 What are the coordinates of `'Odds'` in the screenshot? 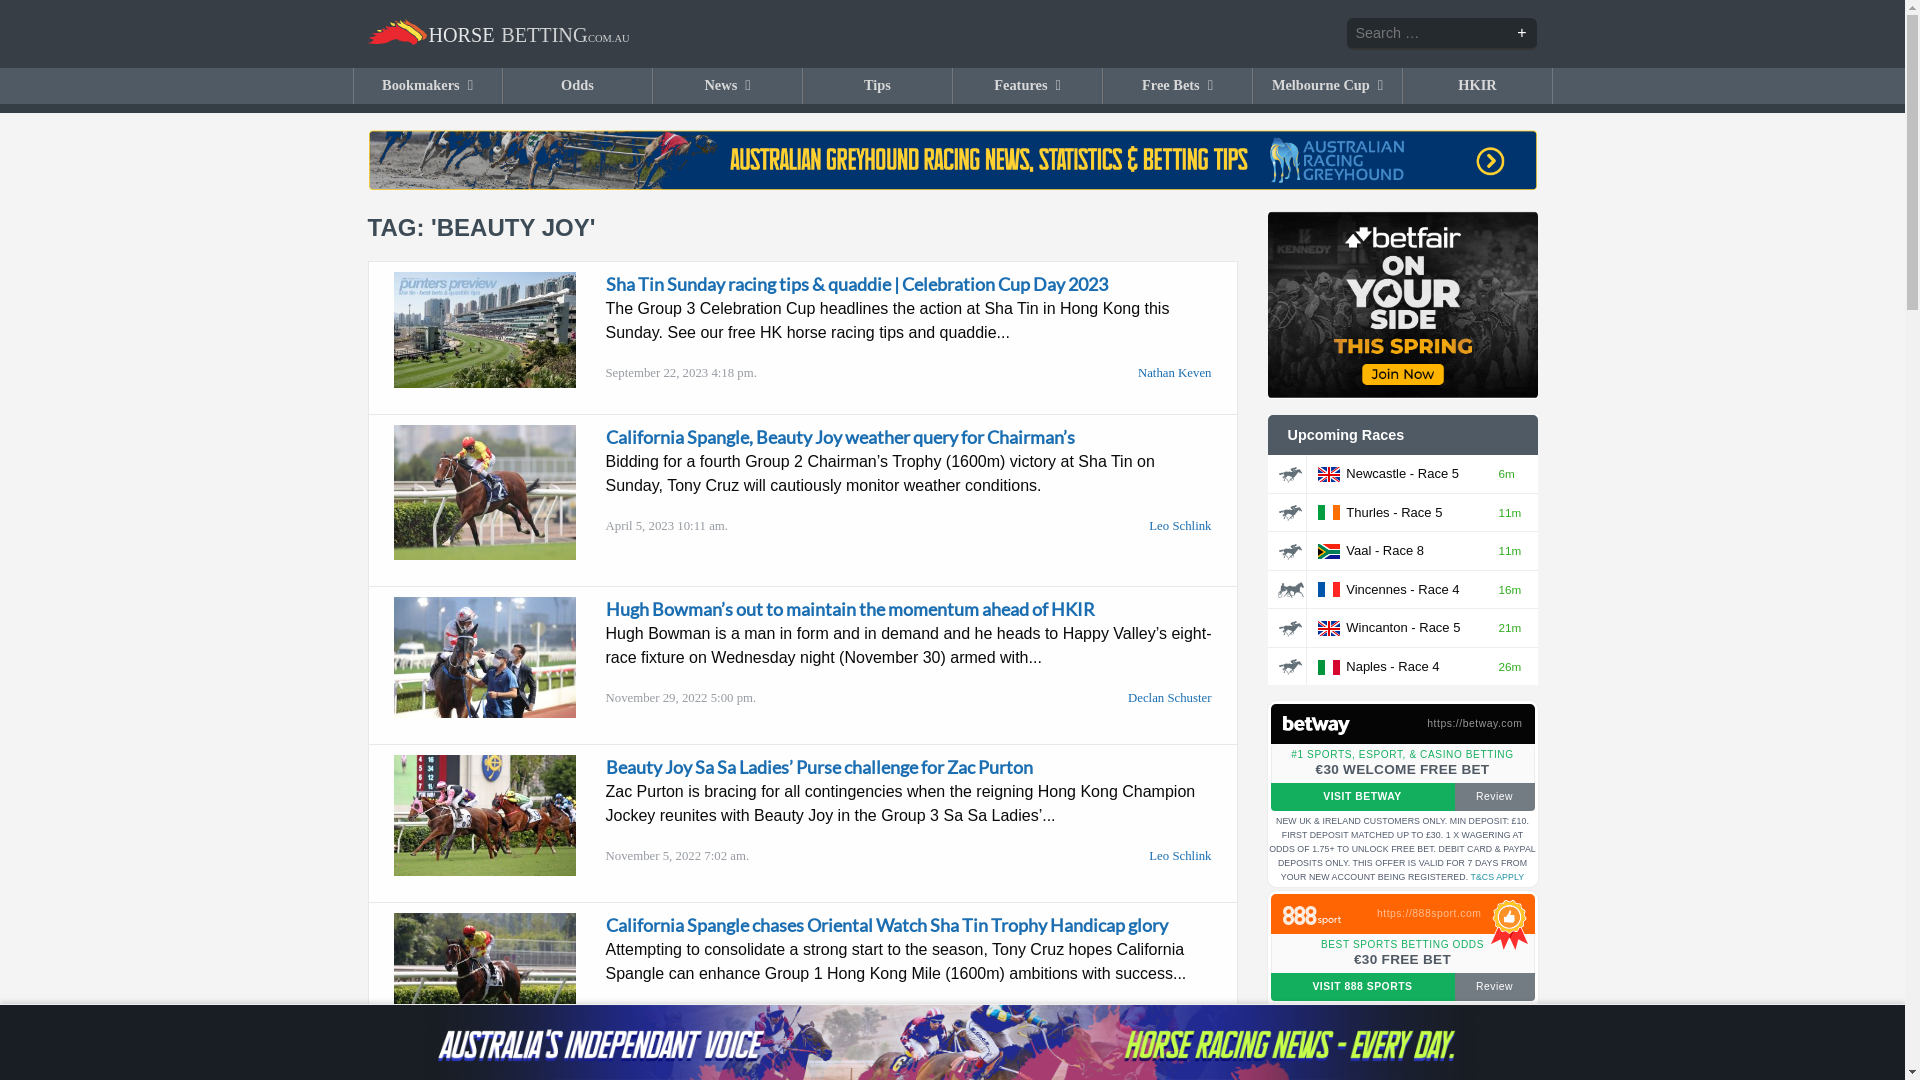 It's located at (577, 84).